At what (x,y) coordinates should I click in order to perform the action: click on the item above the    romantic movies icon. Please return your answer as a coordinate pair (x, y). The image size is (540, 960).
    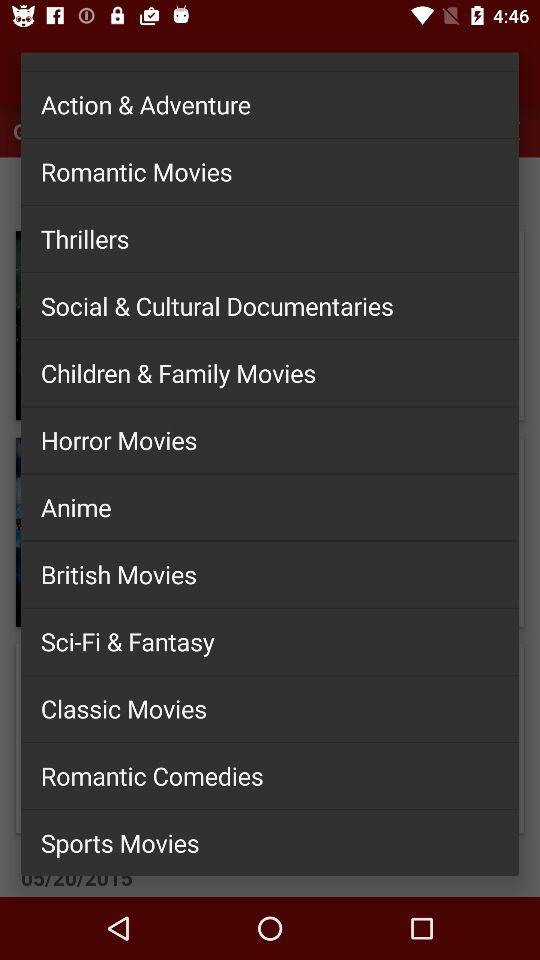
    Looking at the image, I should click on (270, 104).